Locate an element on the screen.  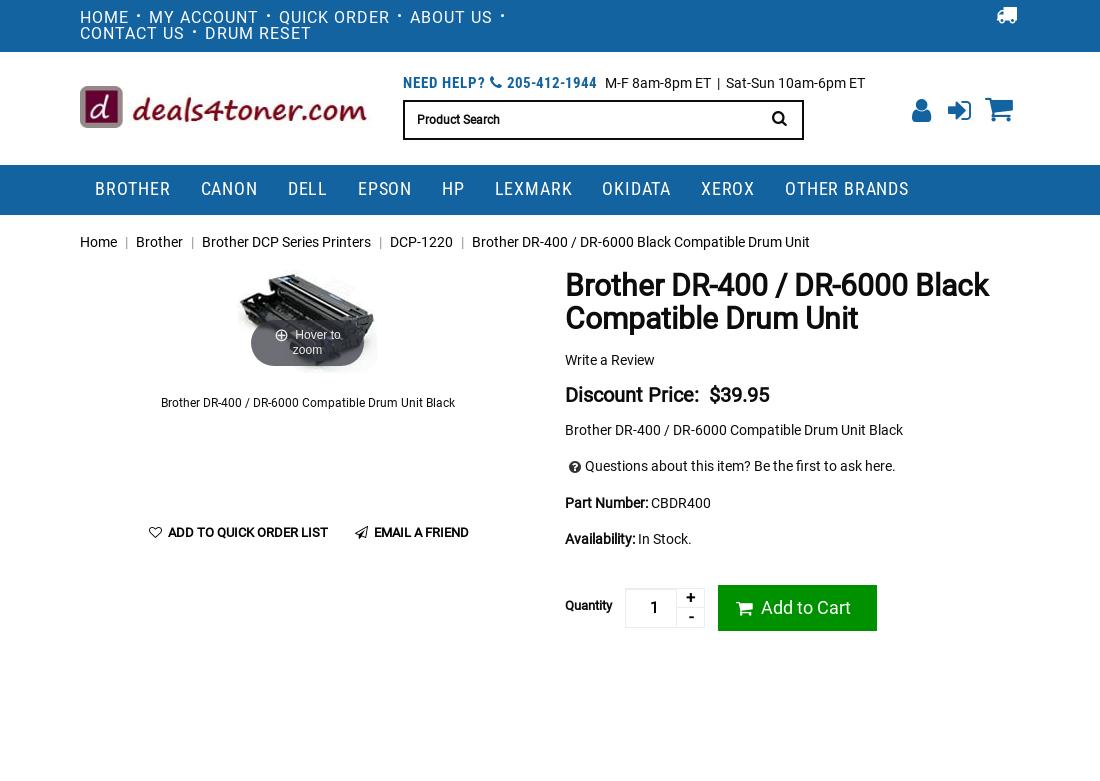
'Contact Us' is located at coordinates (79, 33).